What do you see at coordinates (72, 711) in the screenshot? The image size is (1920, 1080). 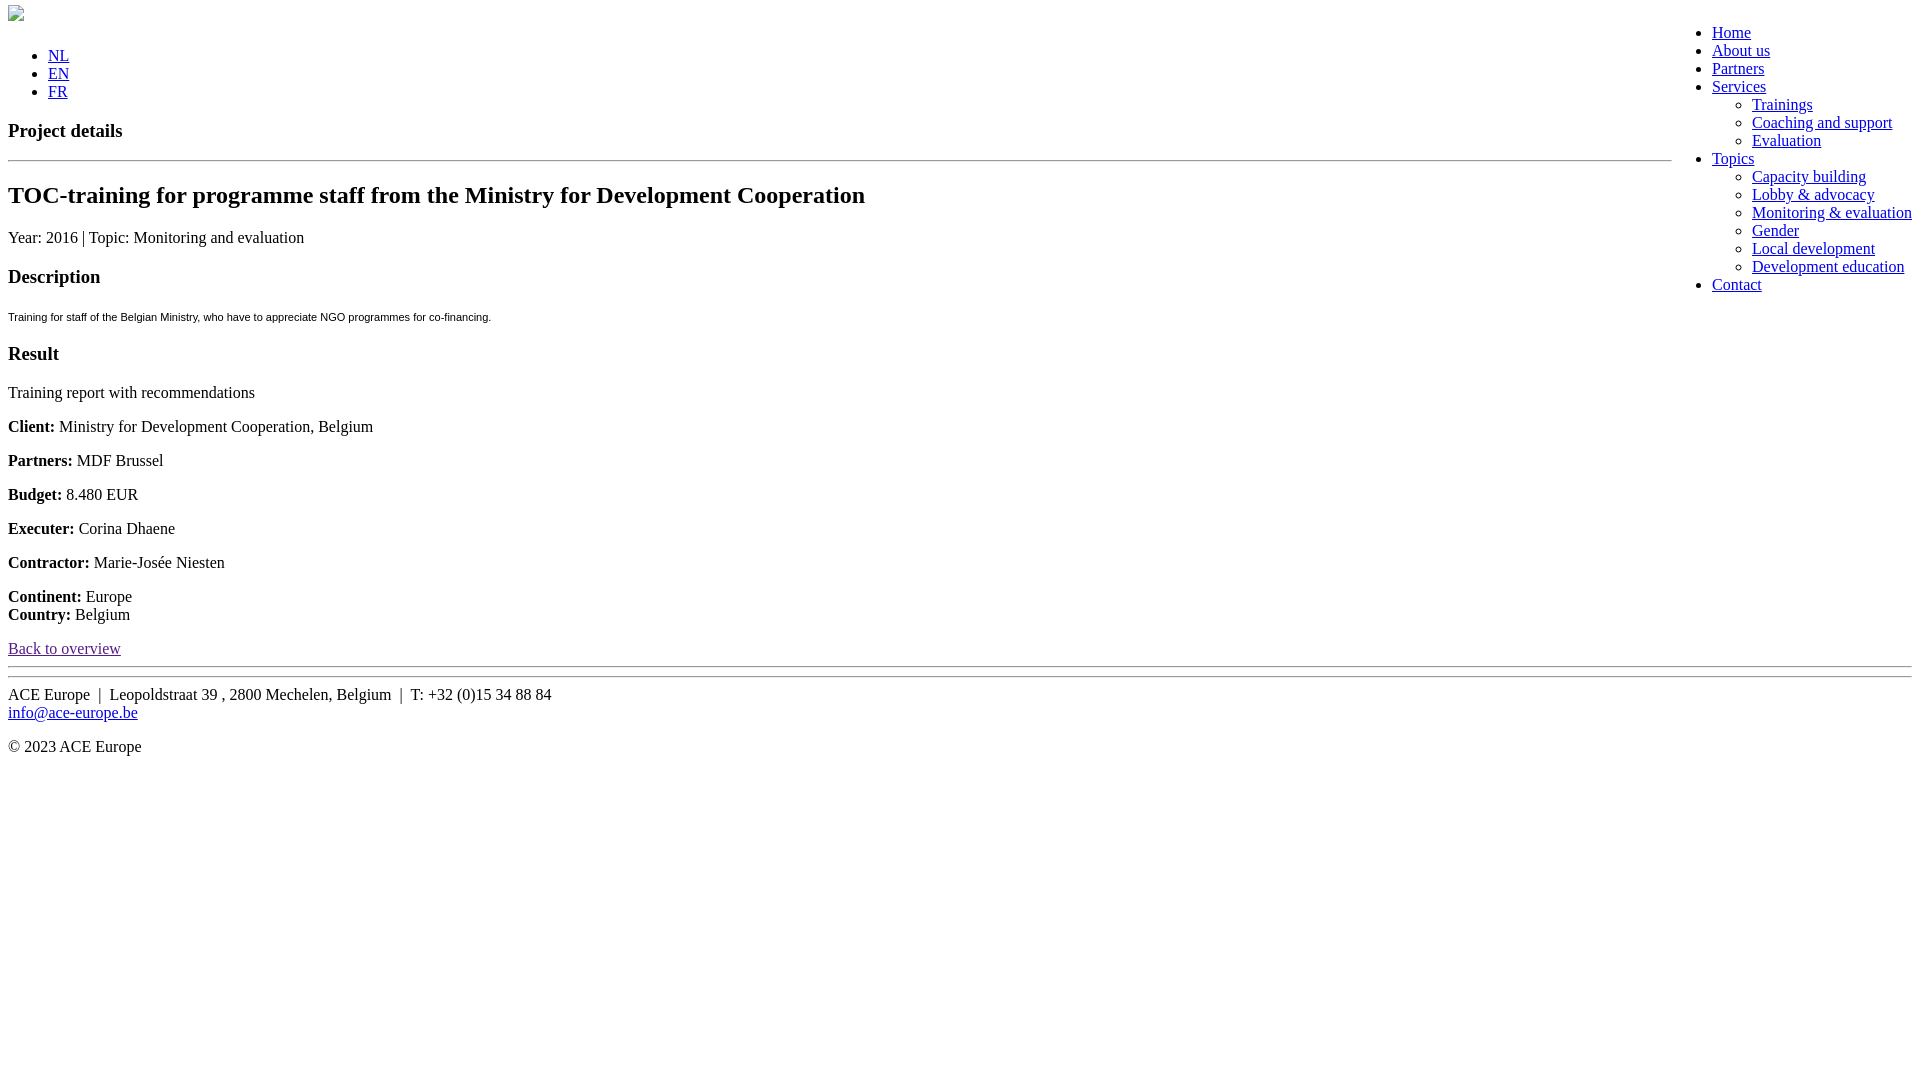 I see `'info@ace-europe.be'` at bounding box center [72, 711].